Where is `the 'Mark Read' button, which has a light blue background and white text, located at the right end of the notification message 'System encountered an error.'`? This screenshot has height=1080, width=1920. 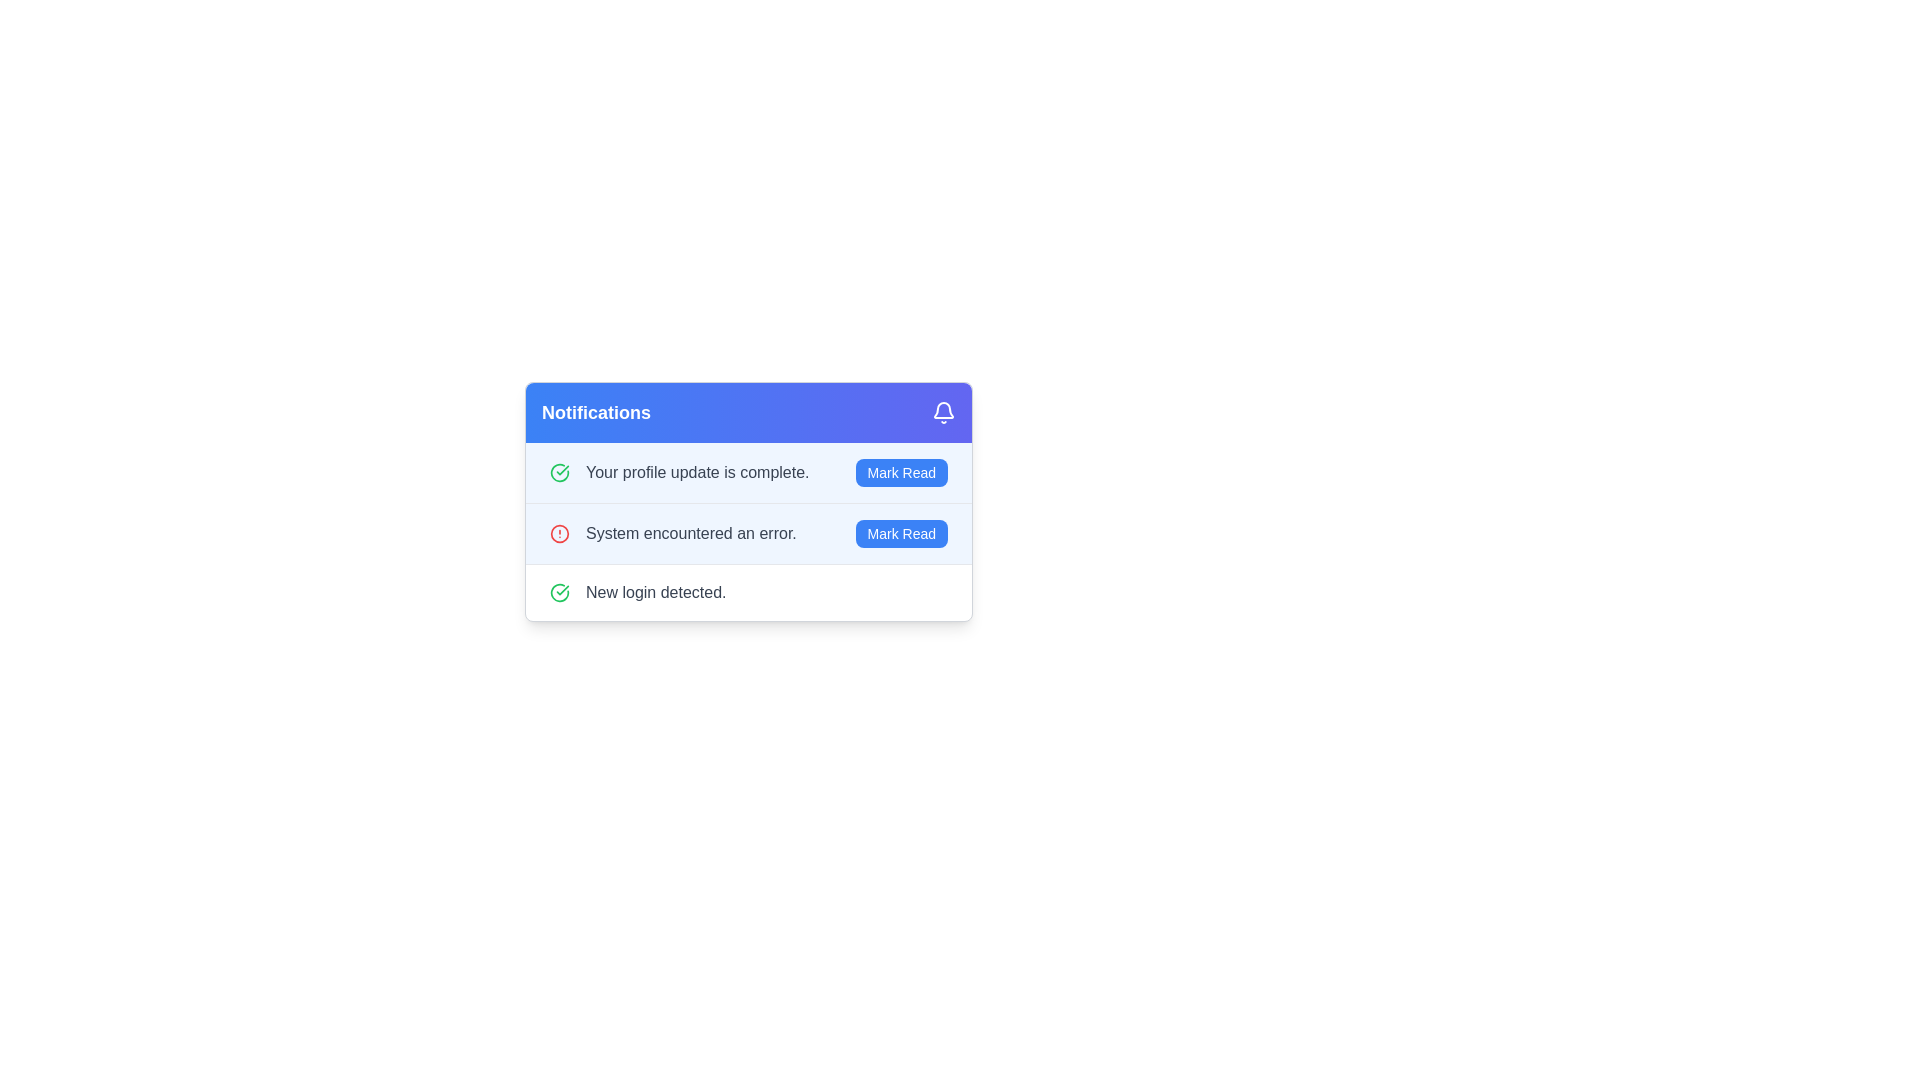 the 'Mark Read' button, which has a light blue background and white text, located at the right end of the notification message 'System encountered an error.' is located at coordinates (900, 532).